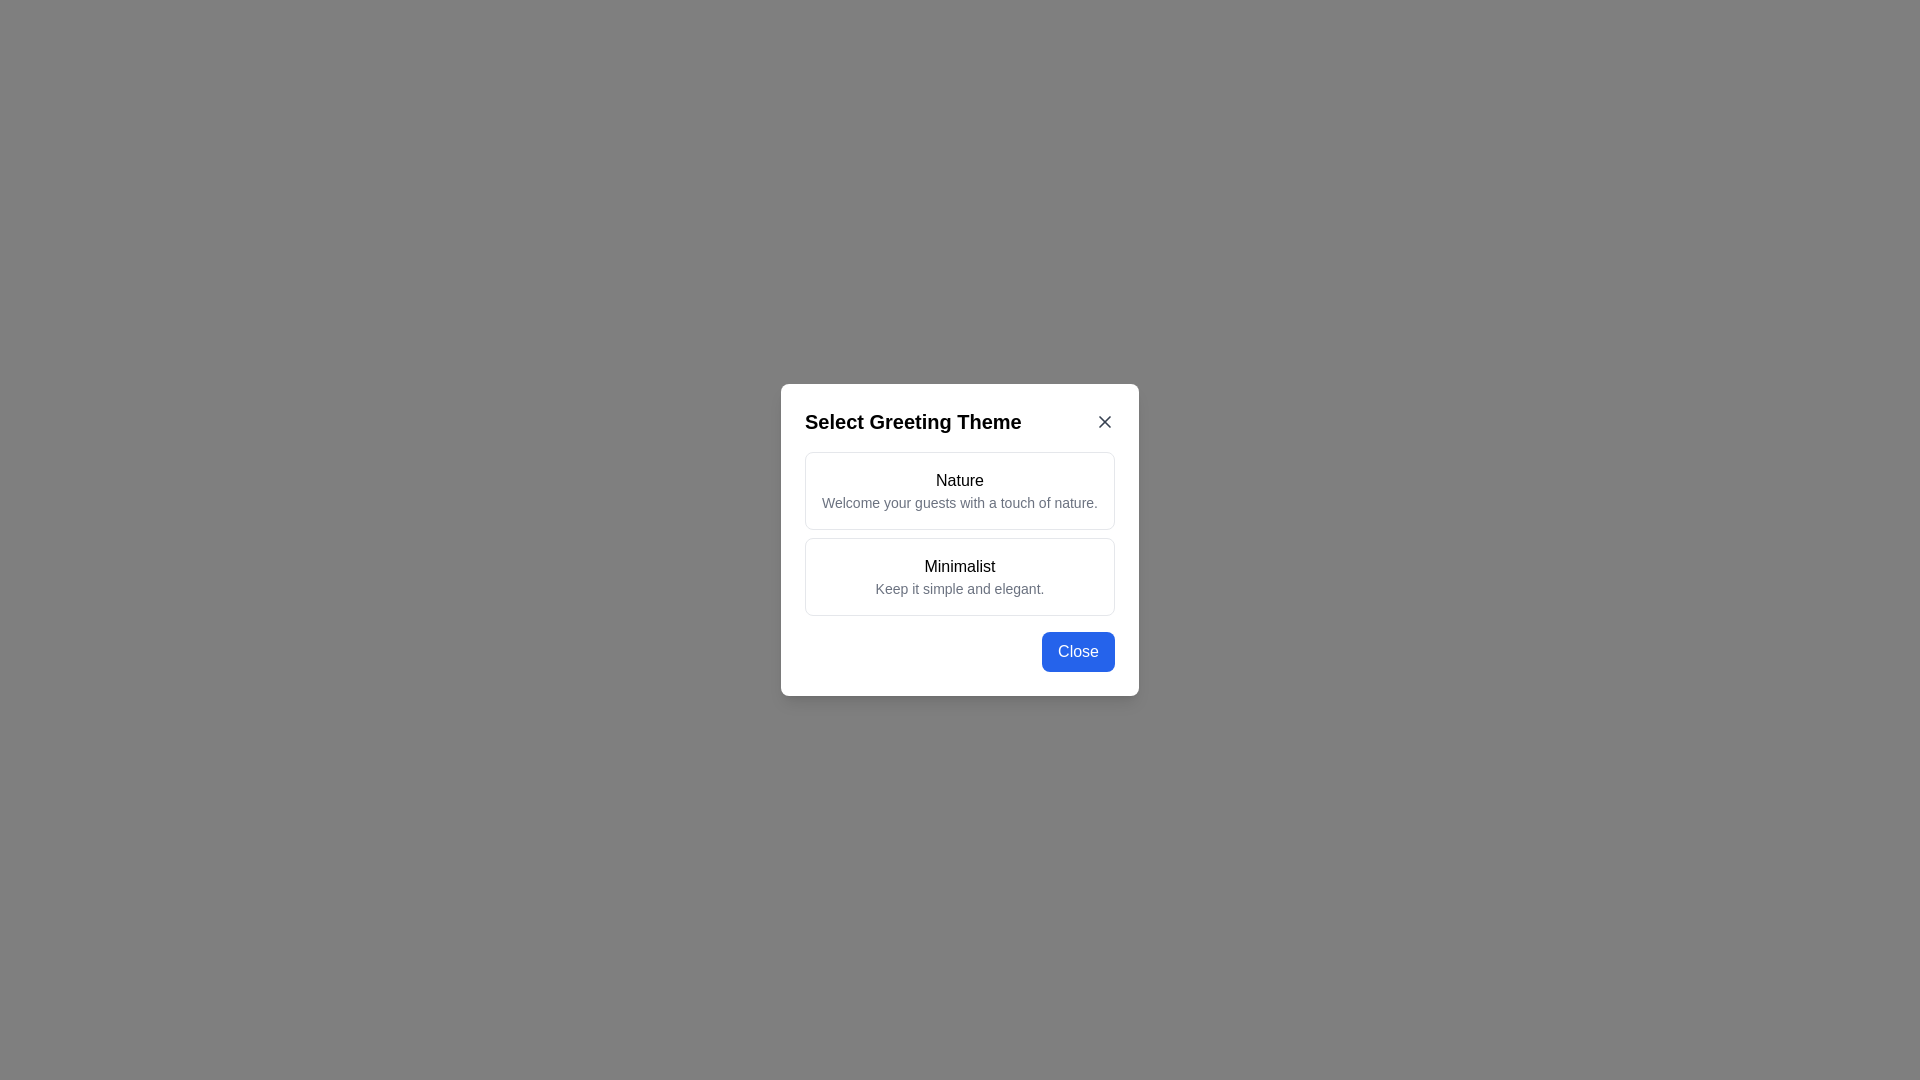 Image resolution: width=1920 pixels, height=1080 pixels. I want to click on the text label displaying 'Select Greeting Theme' which is bold and large, located at the top center of the popup dialog box, so click(912, 420).